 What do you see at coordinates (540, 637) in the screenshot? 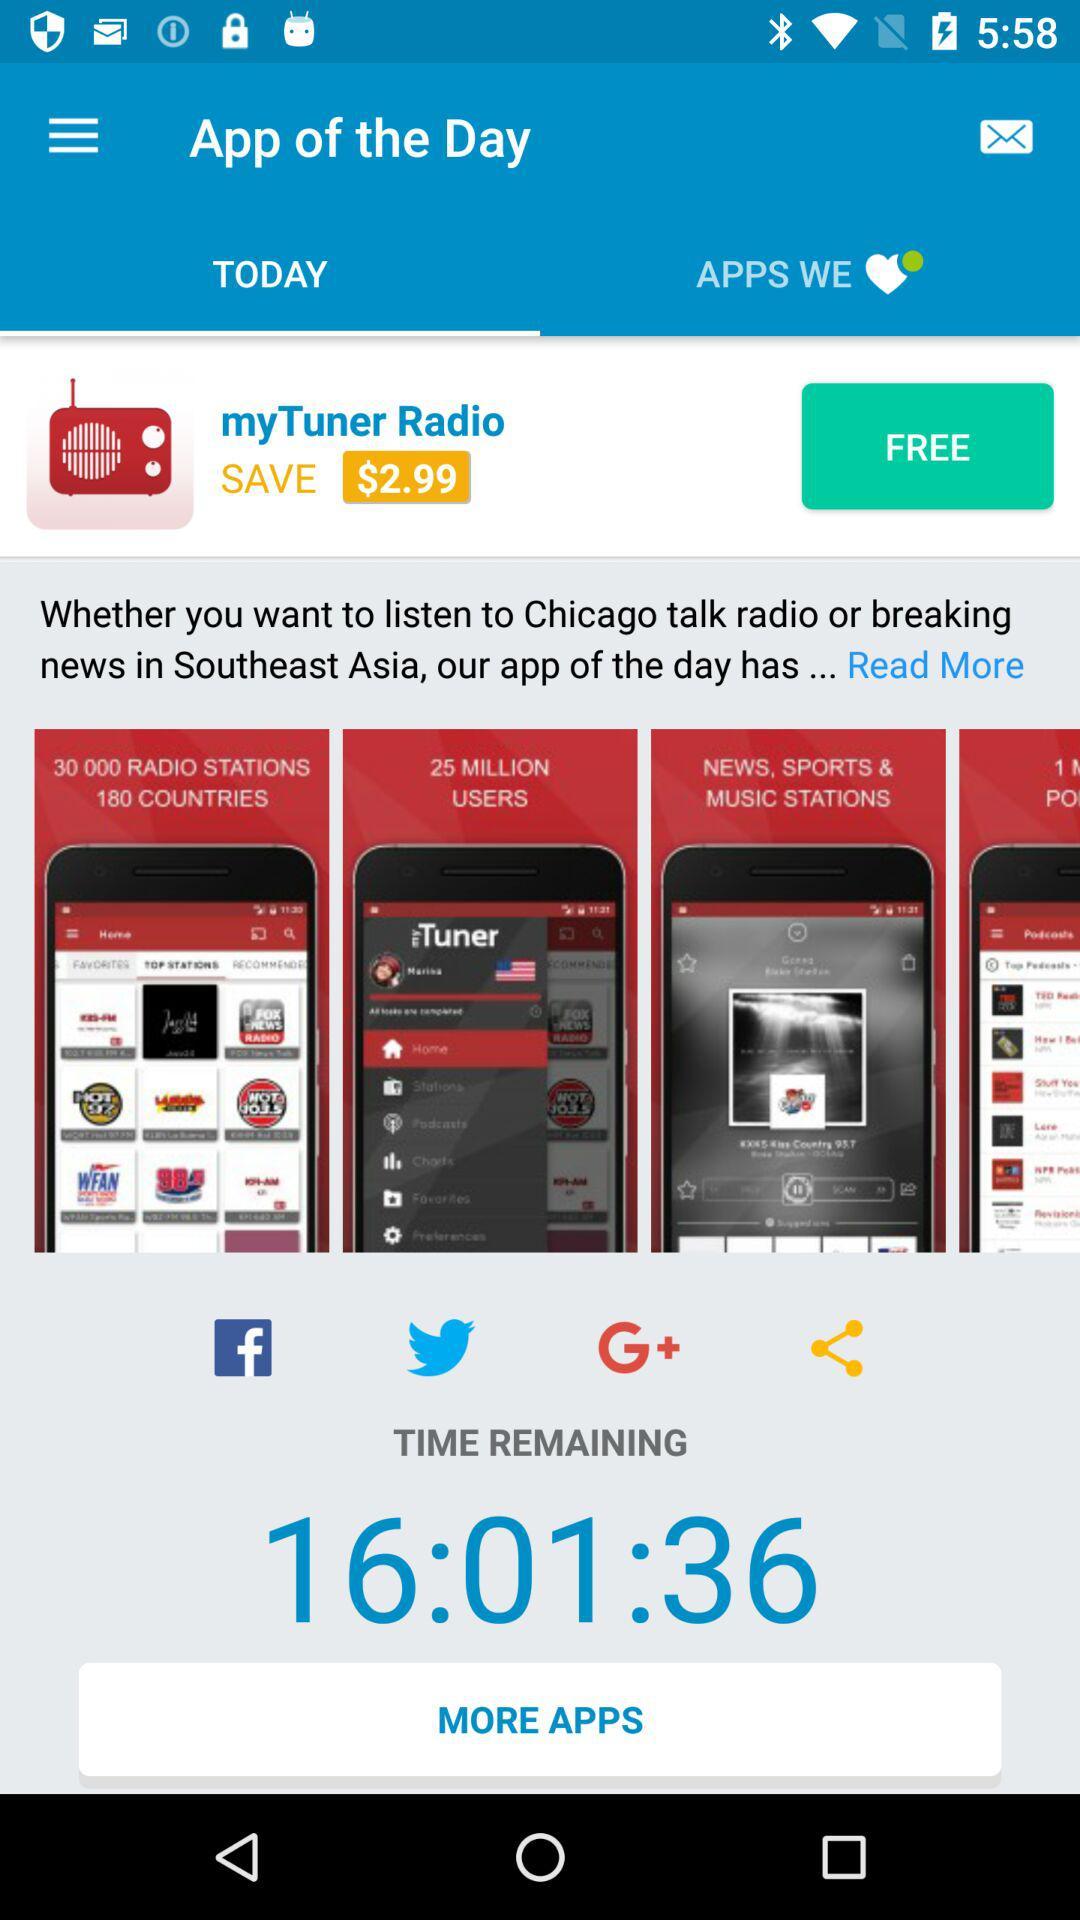
I see `whether you want item` at bounding box center [540, 637].